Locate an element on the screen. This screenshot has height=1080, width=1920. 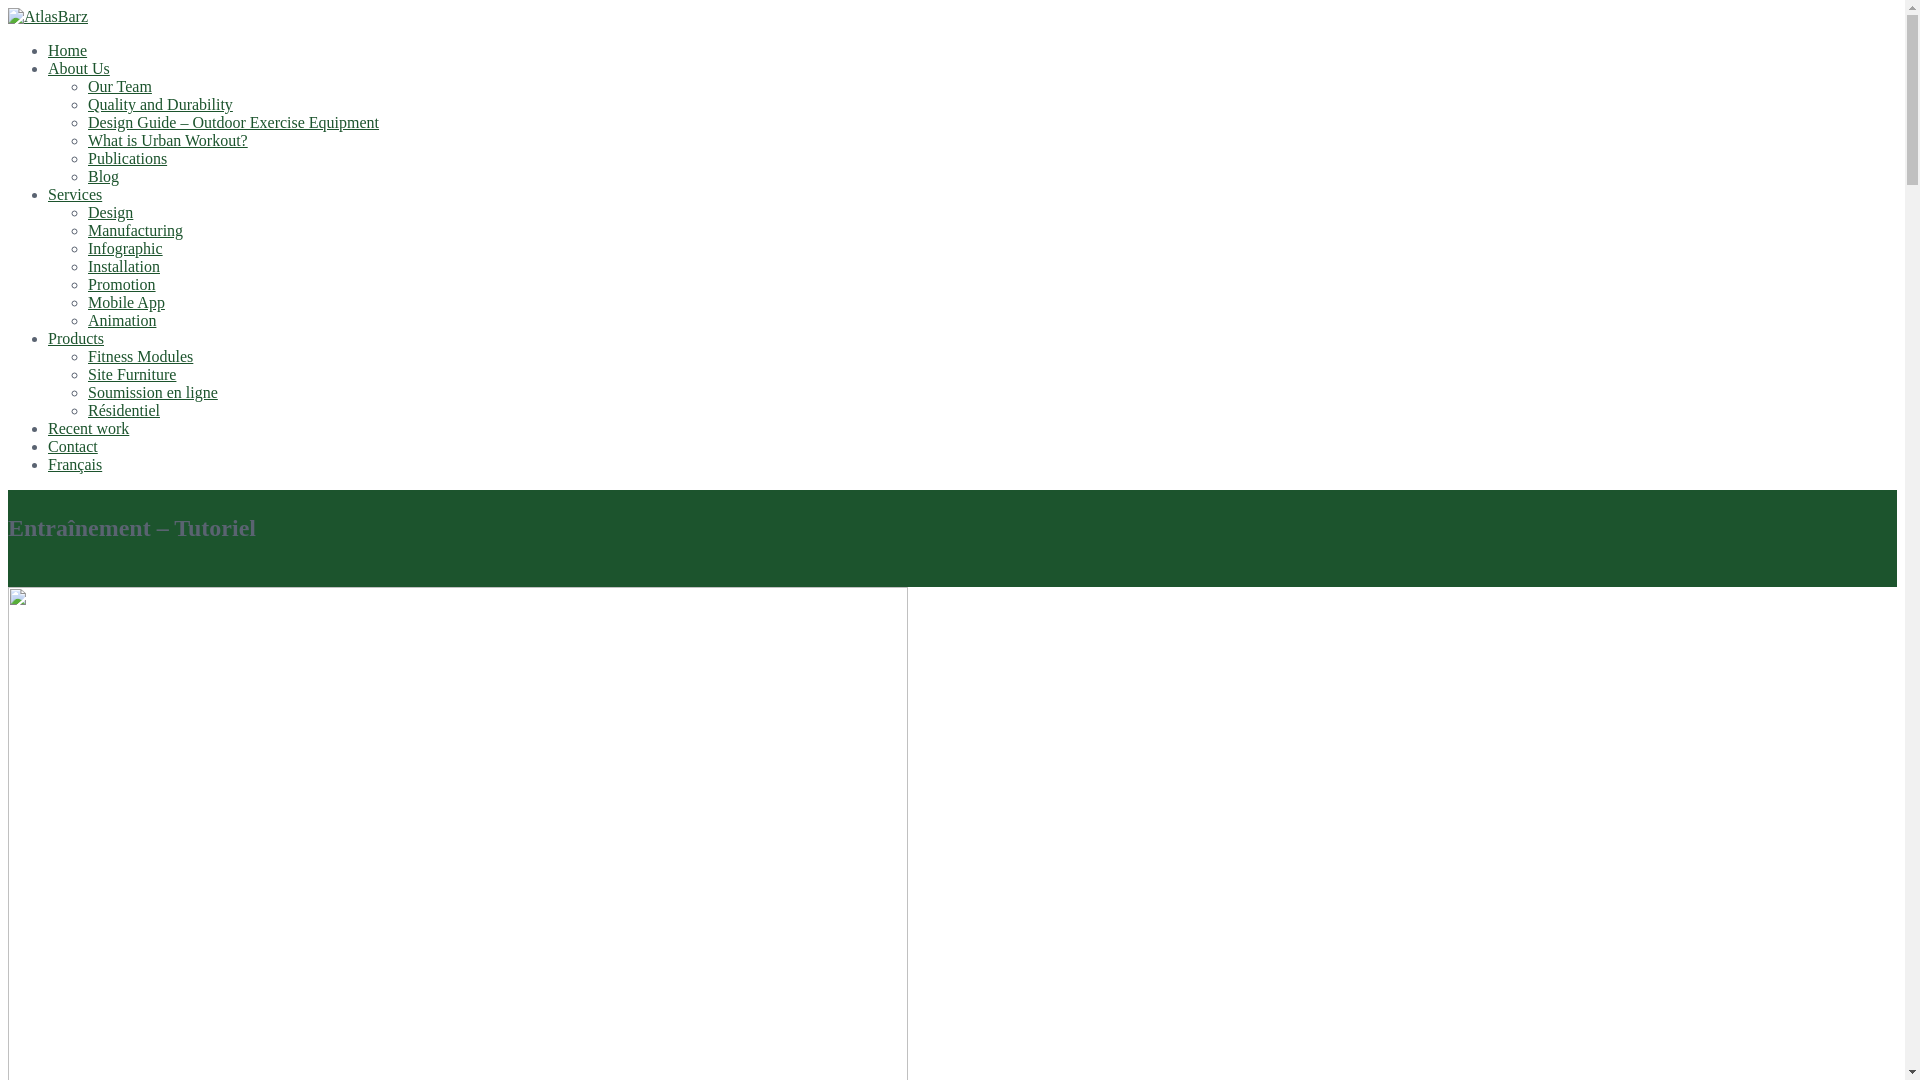
'Animation' is located at coordinates (120, 319).